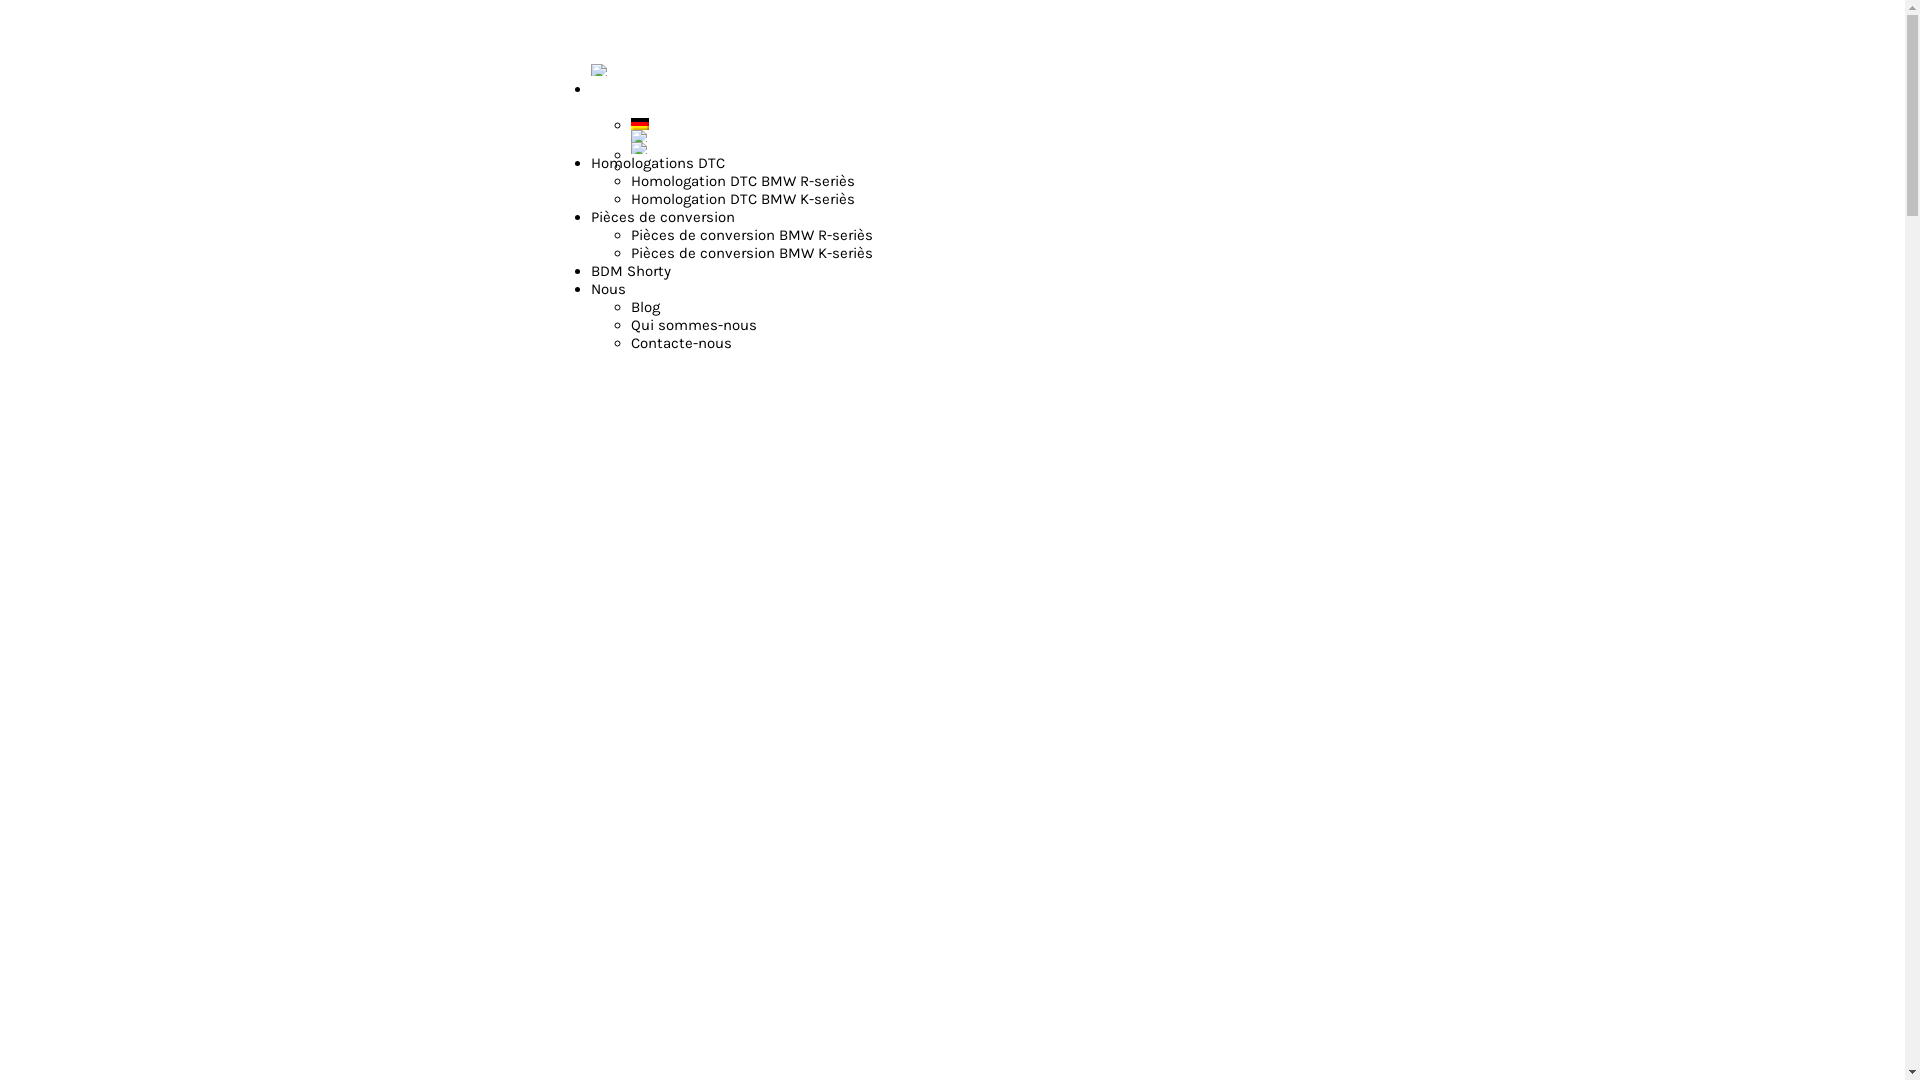 The image size is (1920, 1080). What do you see at coordinates (681, 342) in the screenshot?
I see `'Contacte-nous'` at bounding box center [681, 342].